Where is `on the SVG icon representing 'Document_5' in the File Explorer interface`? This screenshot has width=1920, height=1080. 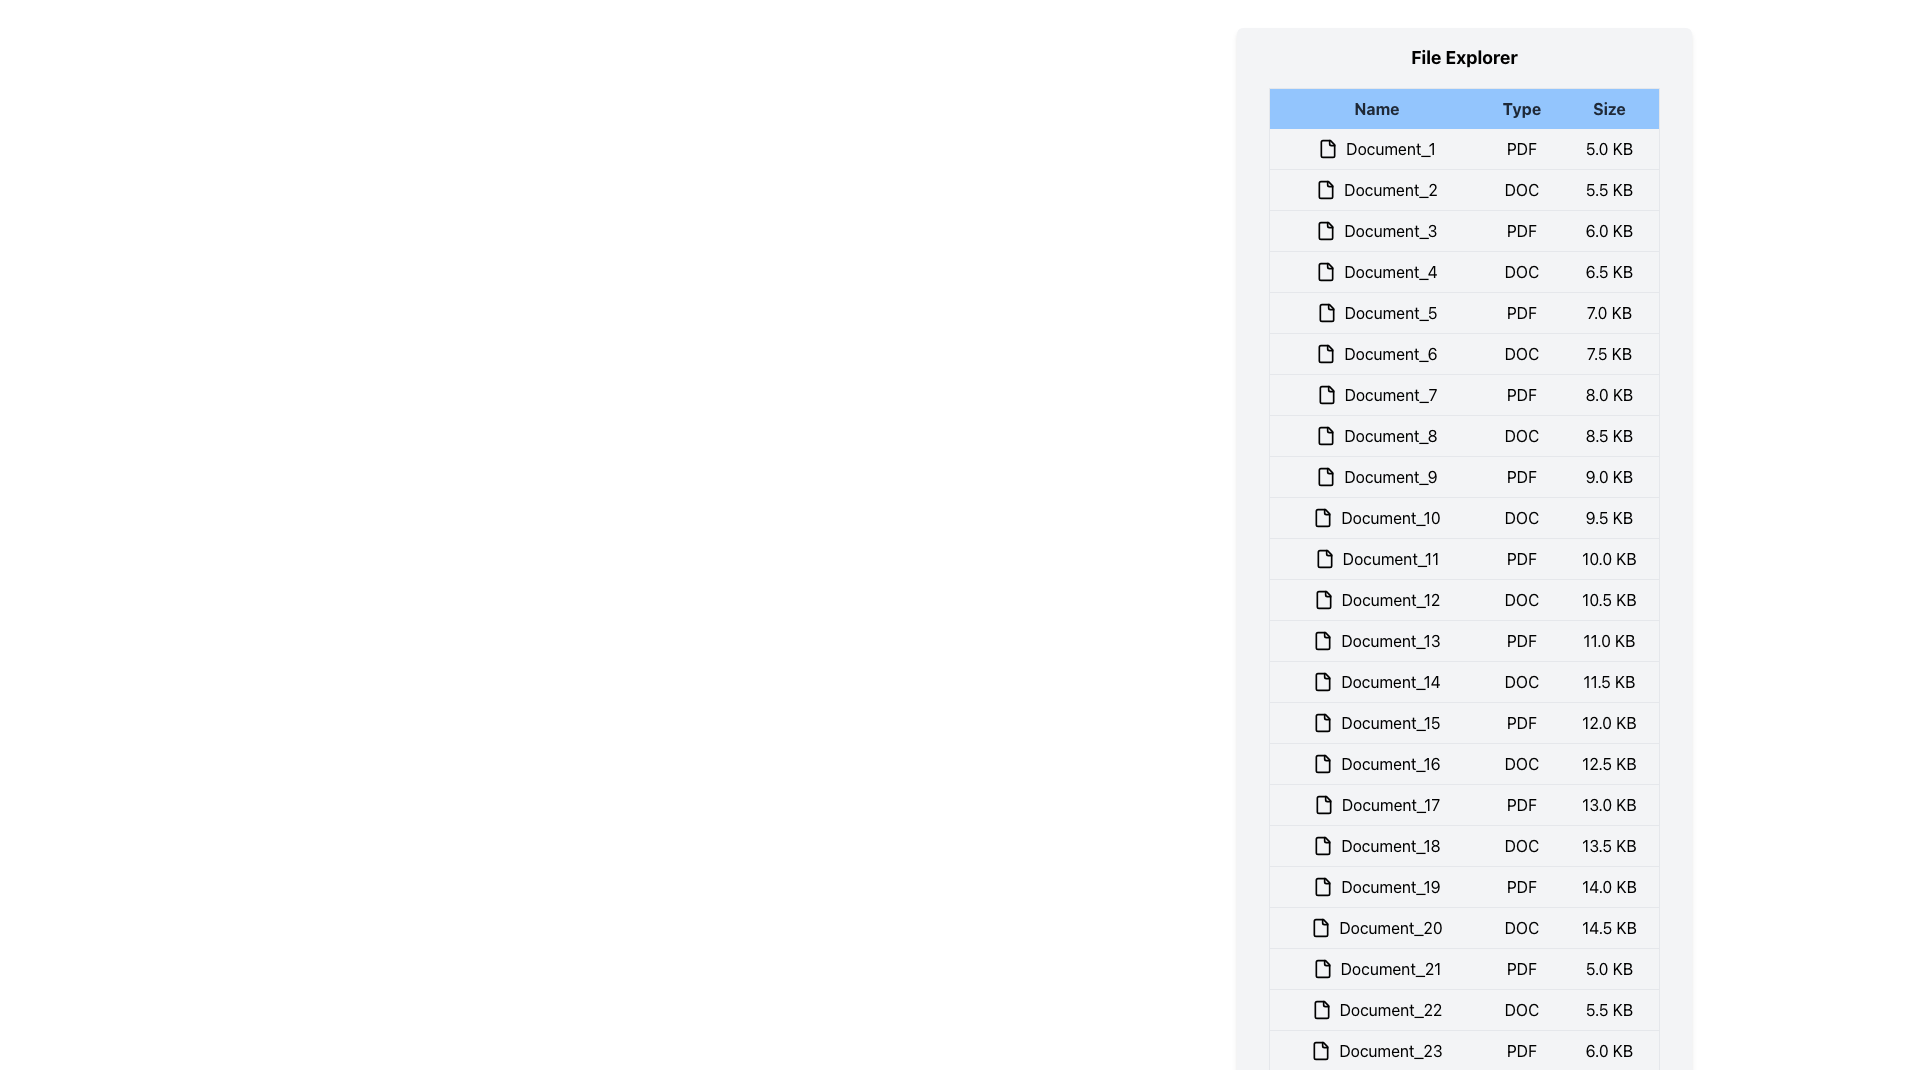
on the SVG icon representing 'Document_5' in the File Explorer interface is located at coordinates (1325, 312).